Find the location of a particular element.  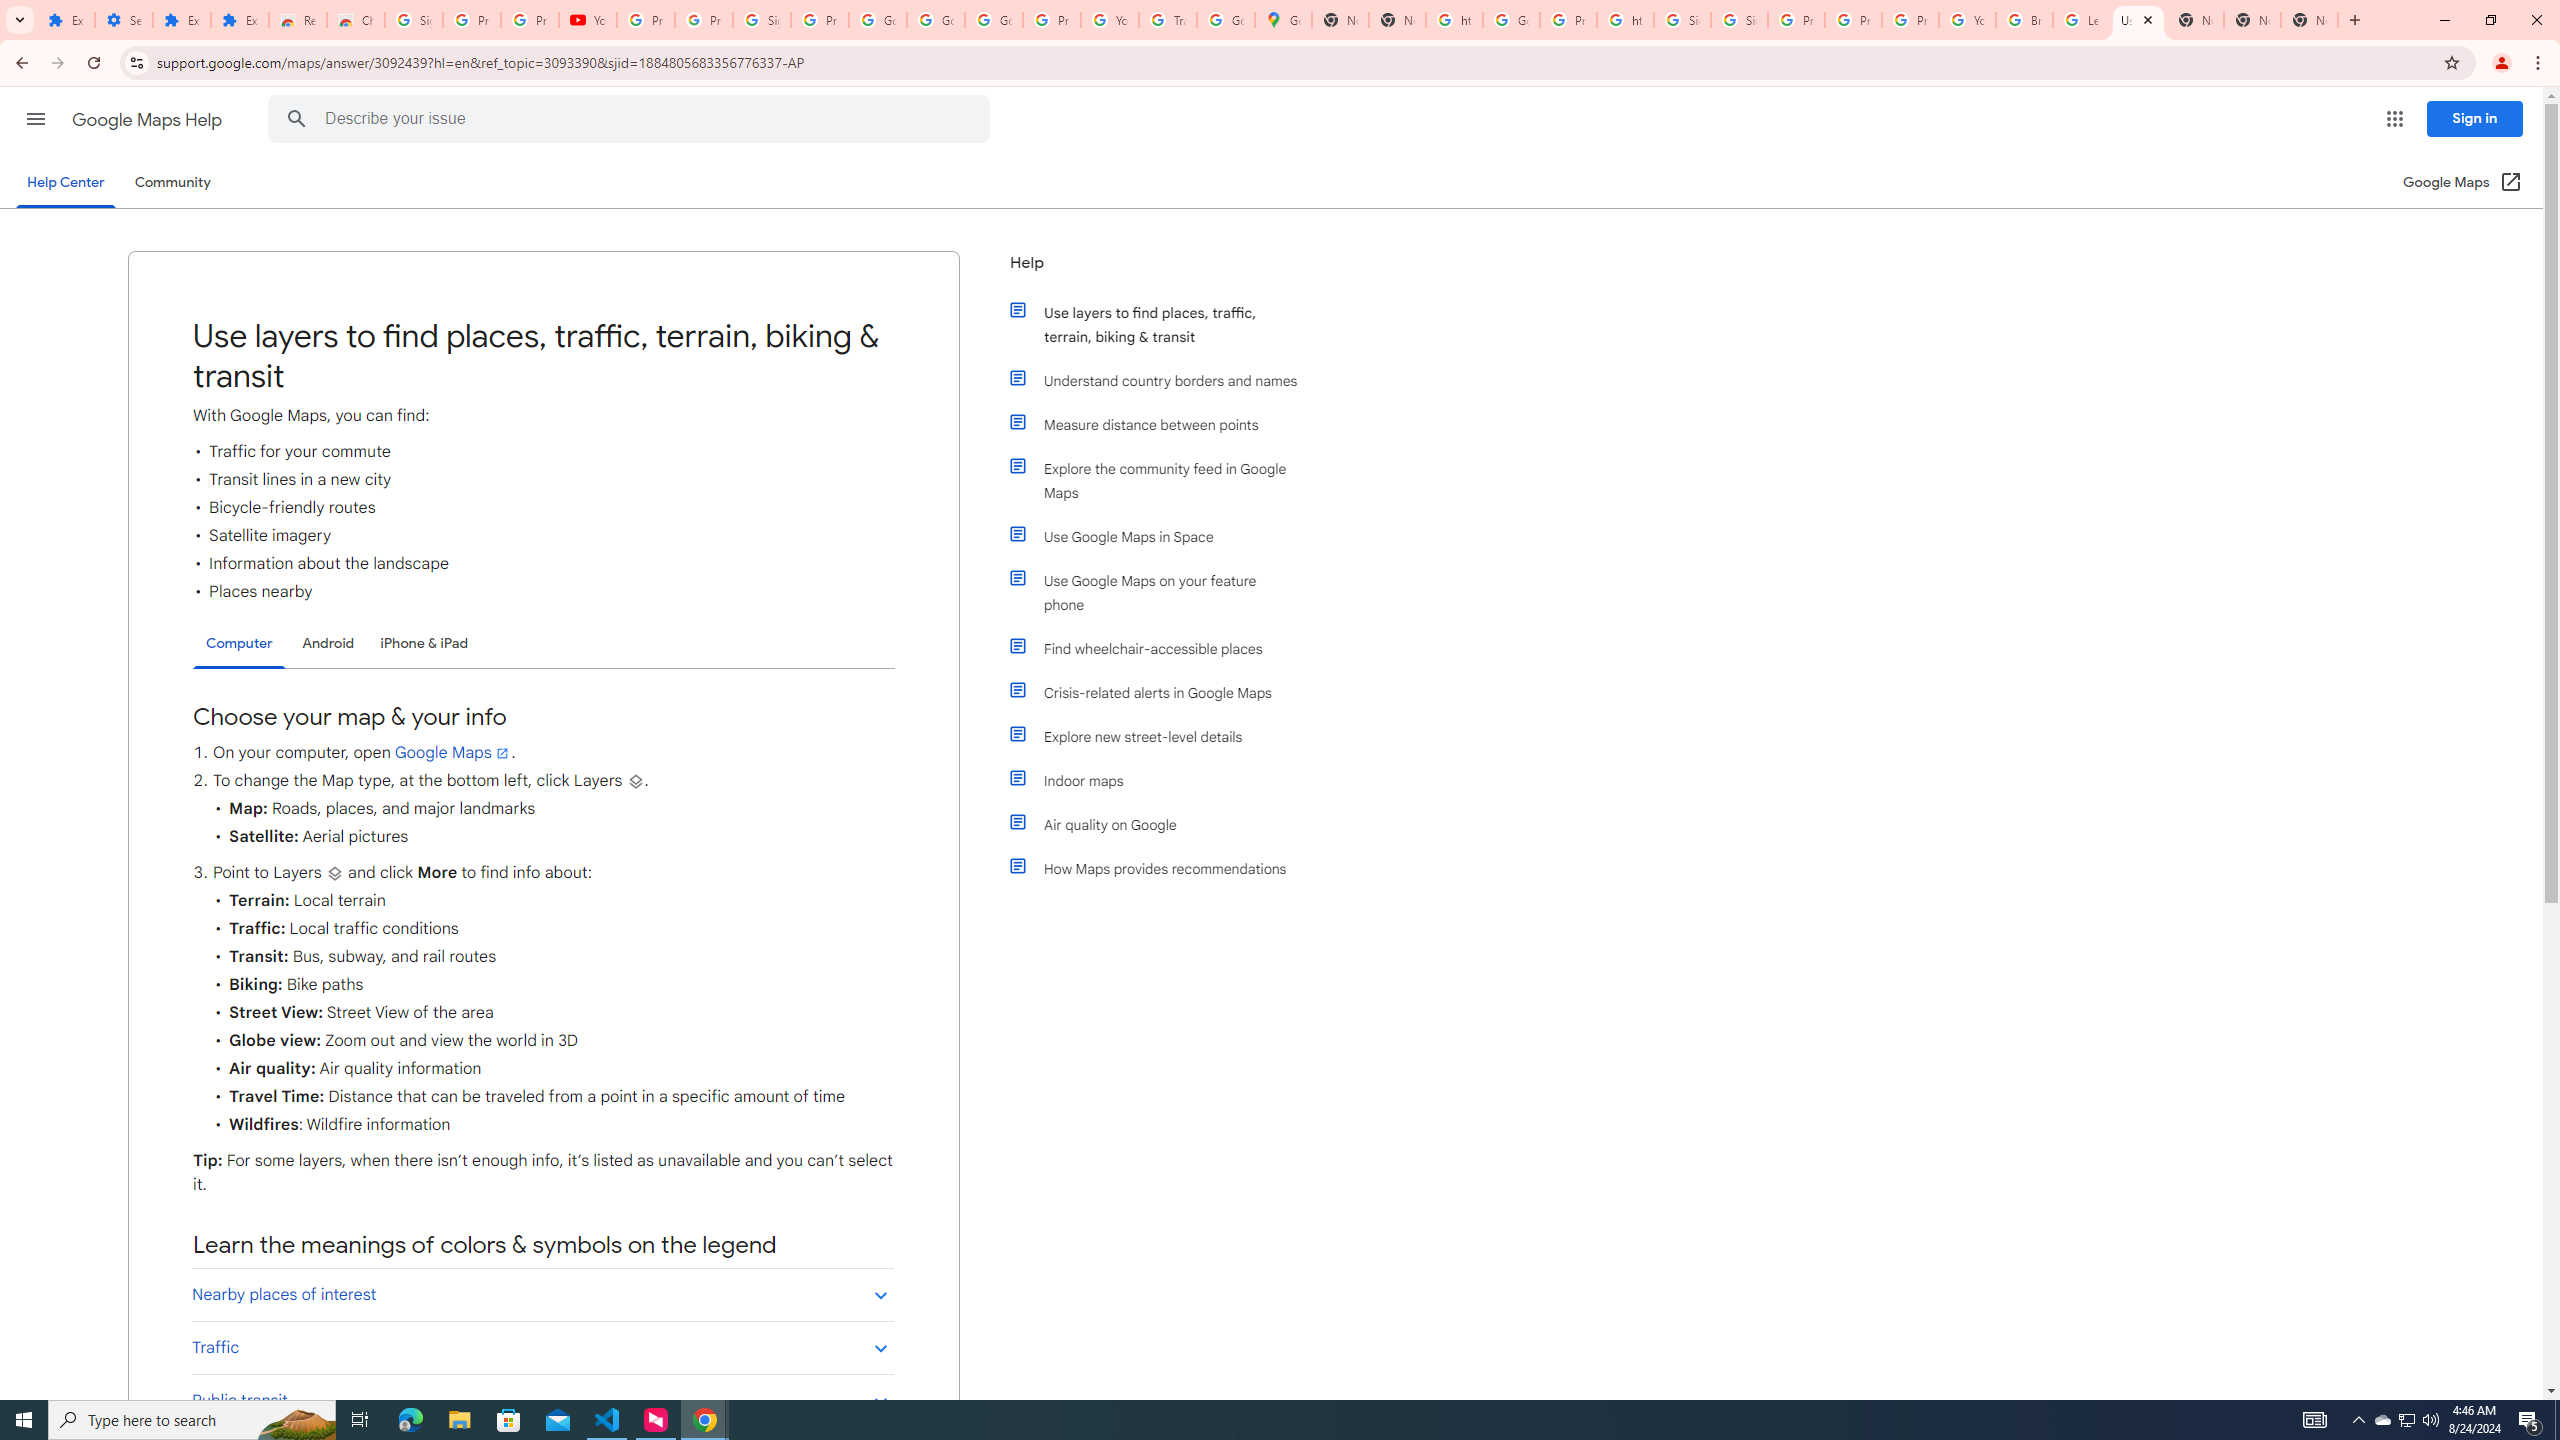

'Chrome Web Store - Themes' is located at coordinates (354, 19).